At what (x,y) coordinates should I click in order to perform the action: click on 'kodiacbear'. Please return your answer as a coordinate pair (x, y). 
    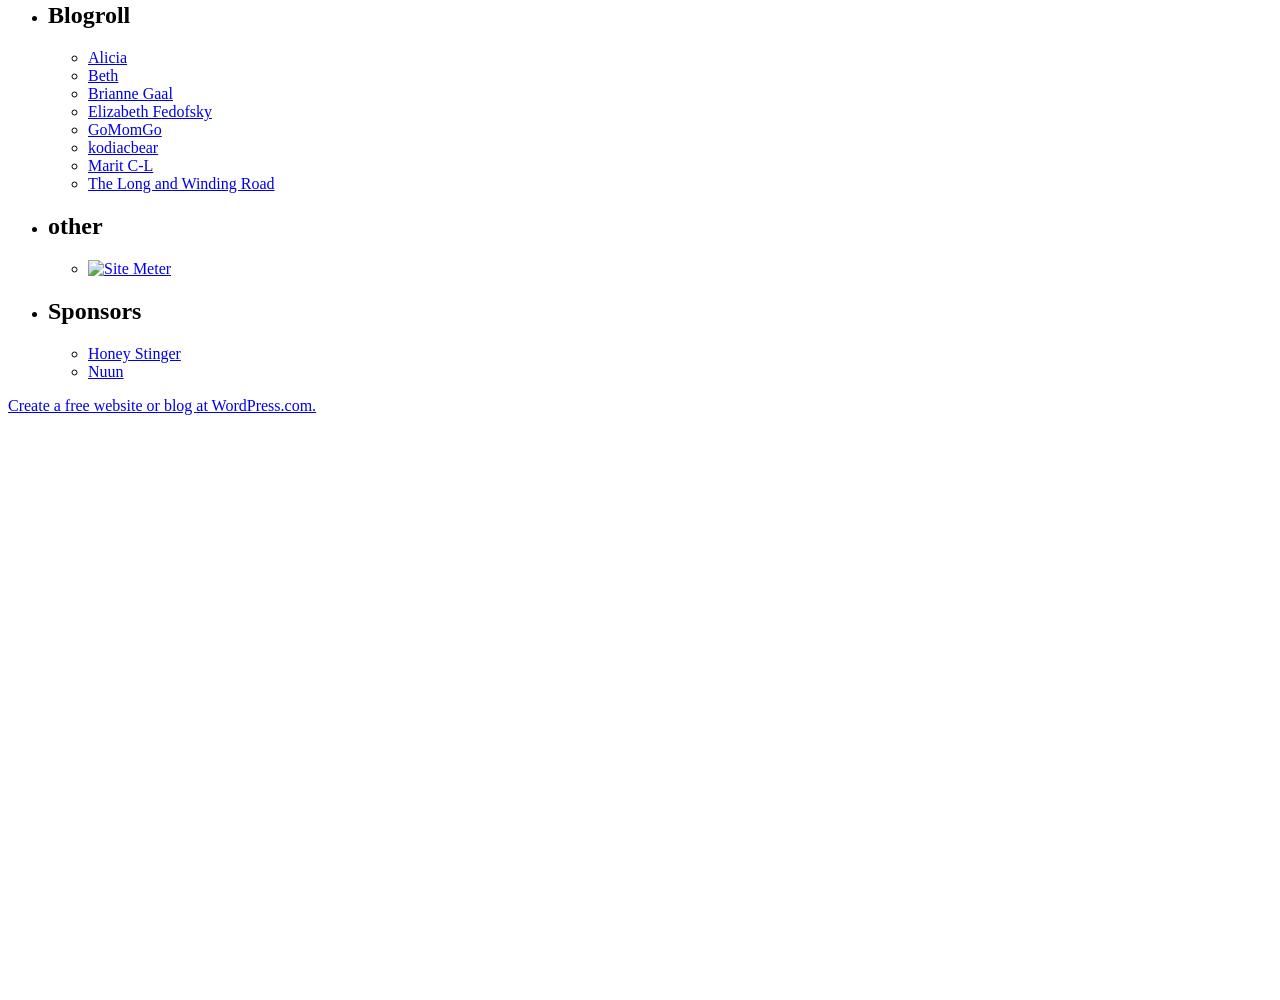
    Looking at the image, I should click on (122, 147).